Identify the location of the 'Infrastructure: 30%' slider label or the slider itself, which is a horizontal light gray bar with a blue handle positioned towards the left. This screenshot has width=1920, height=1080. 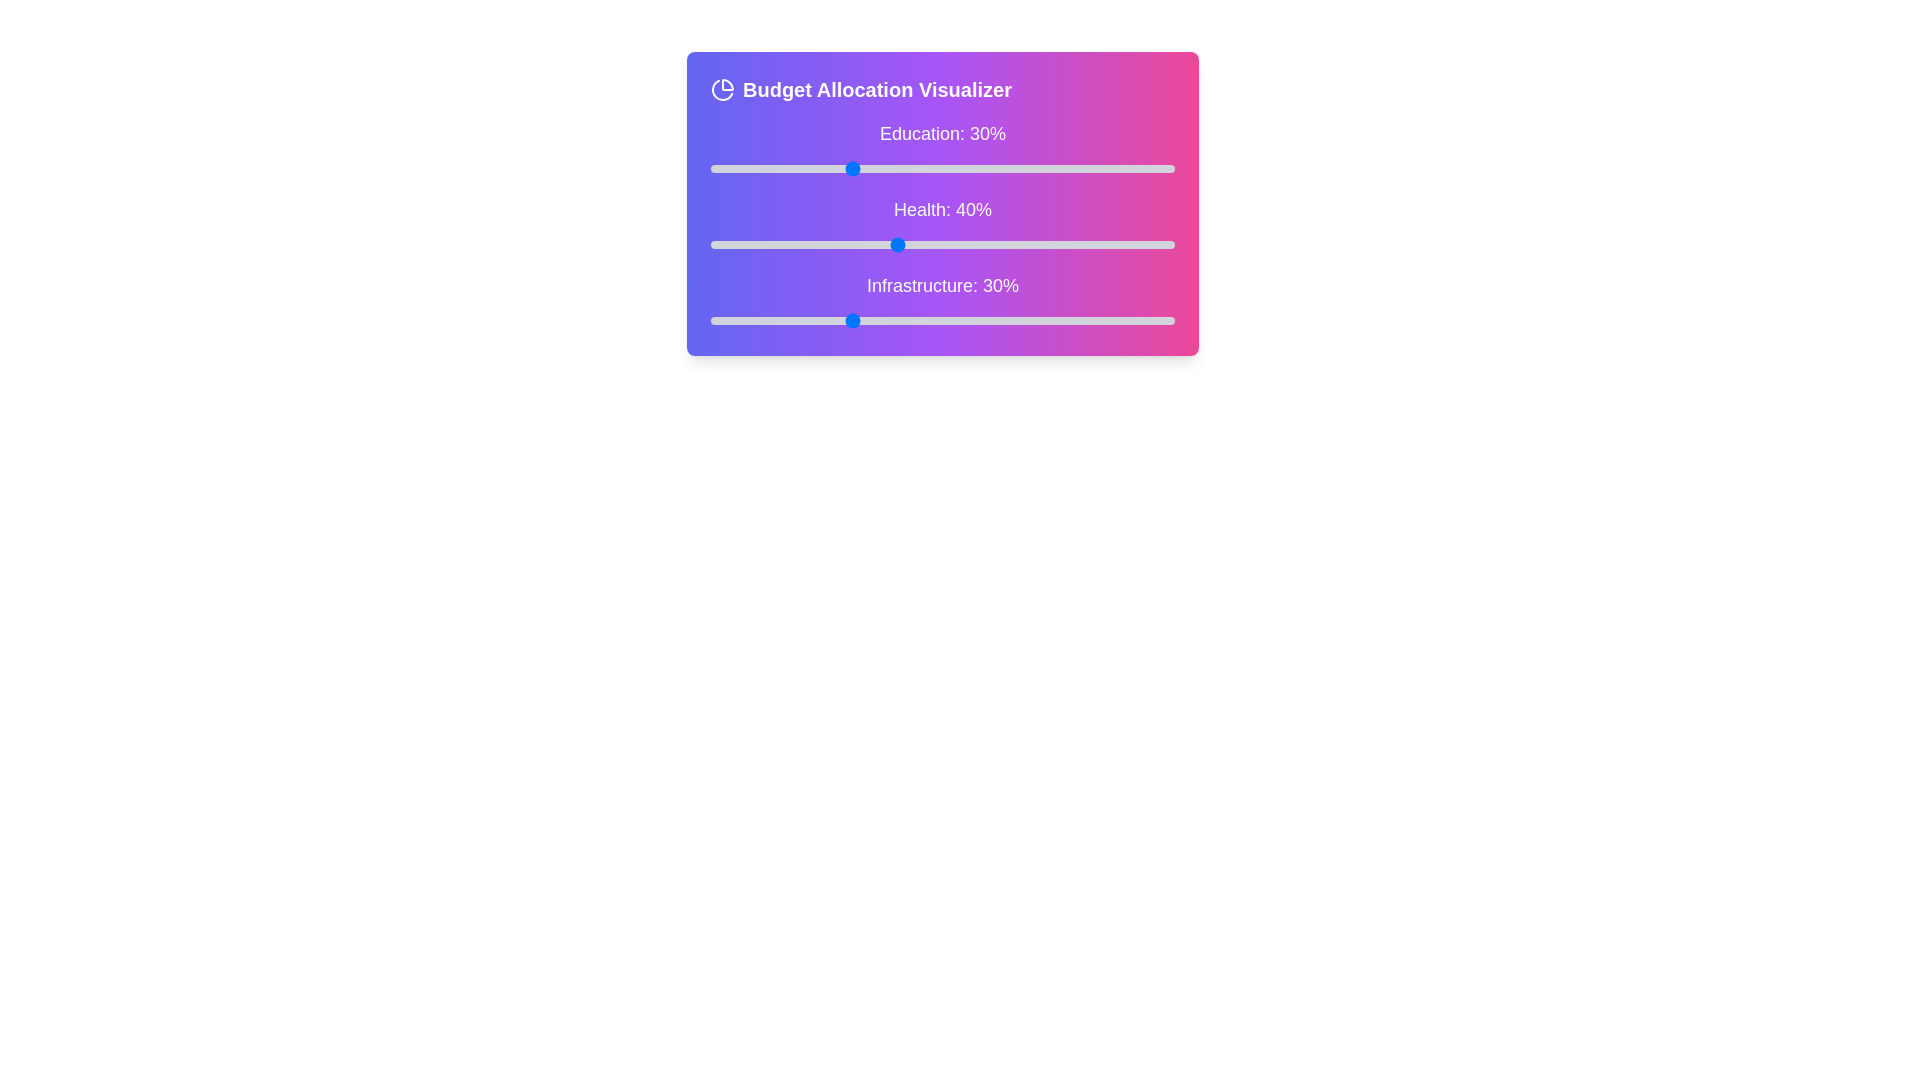
(941, 301).